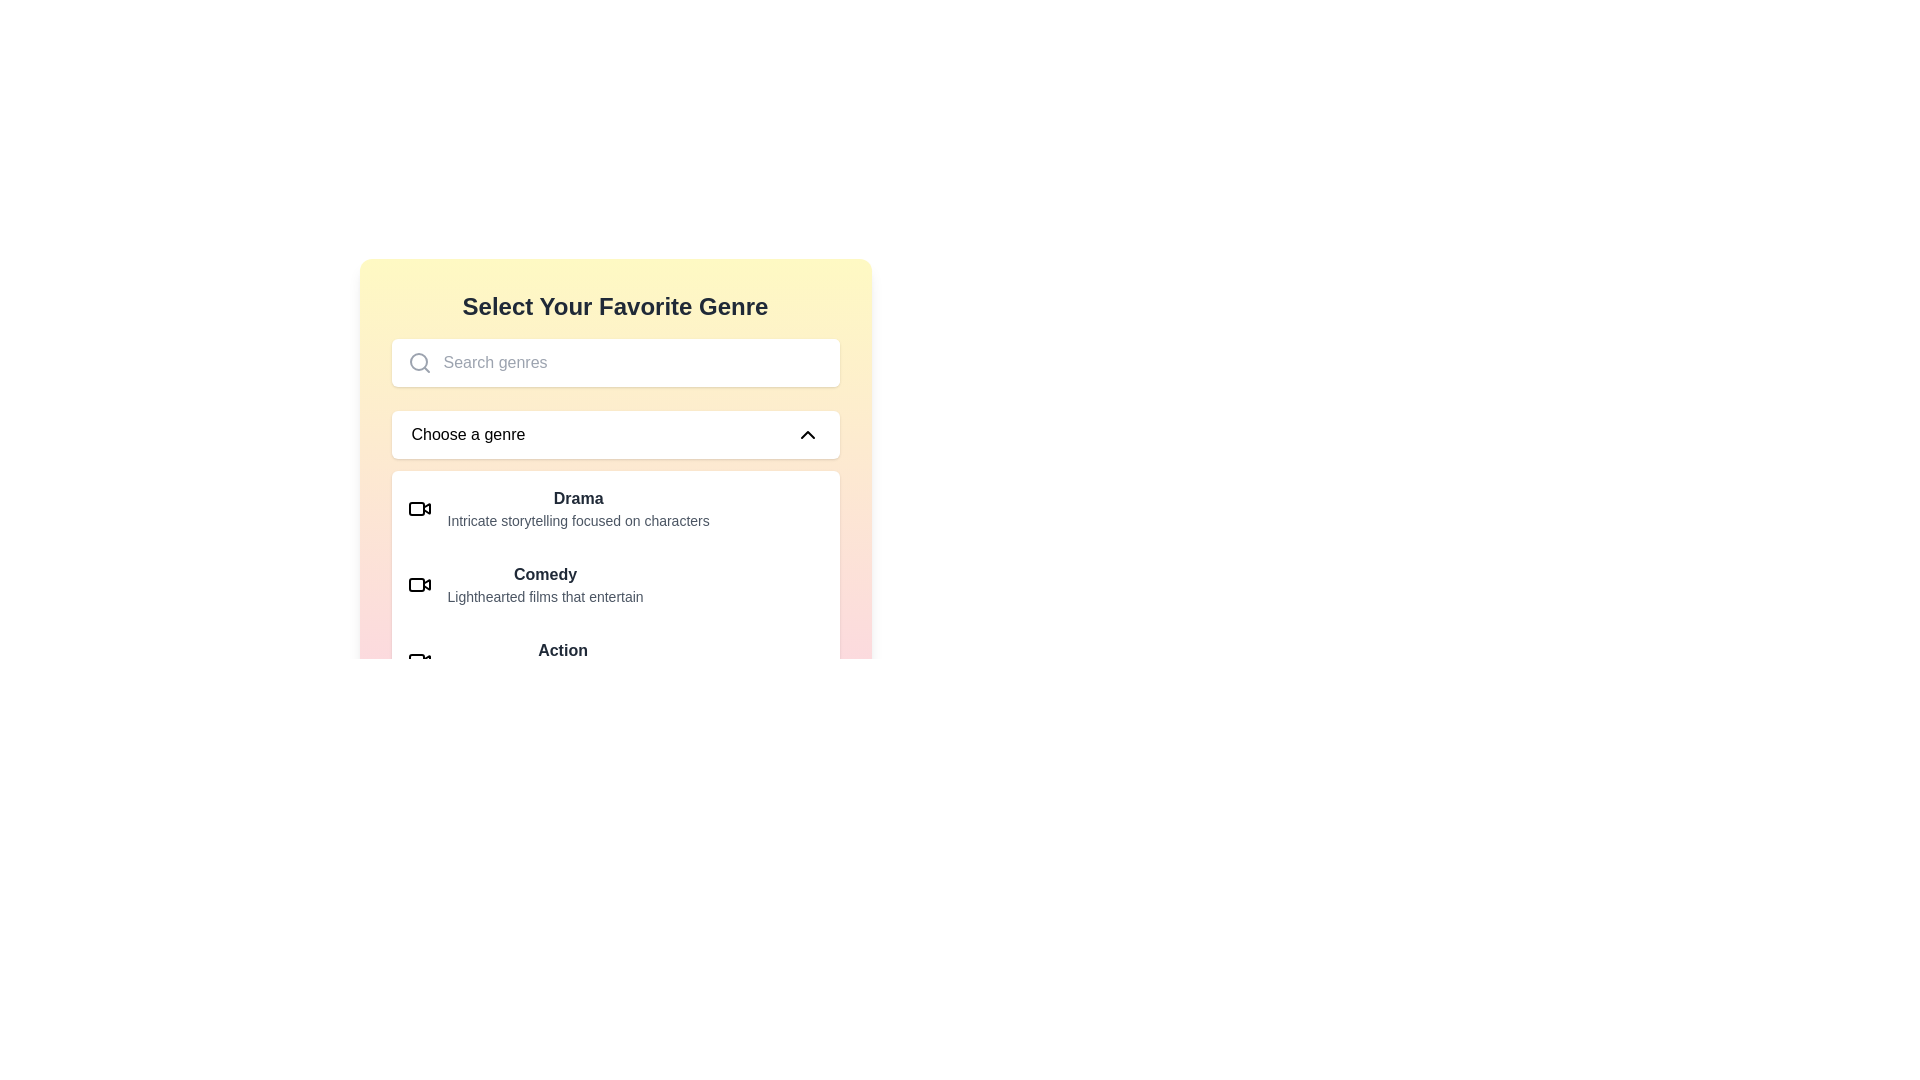 Image resolution: width=1920 pixels, height=1080 pixels. Describe the element at coordinates (562, 660) in the screenshot. I see `the list item containing the title 'Action' and the description 'High-paced films with amazing stunts'` at that location.